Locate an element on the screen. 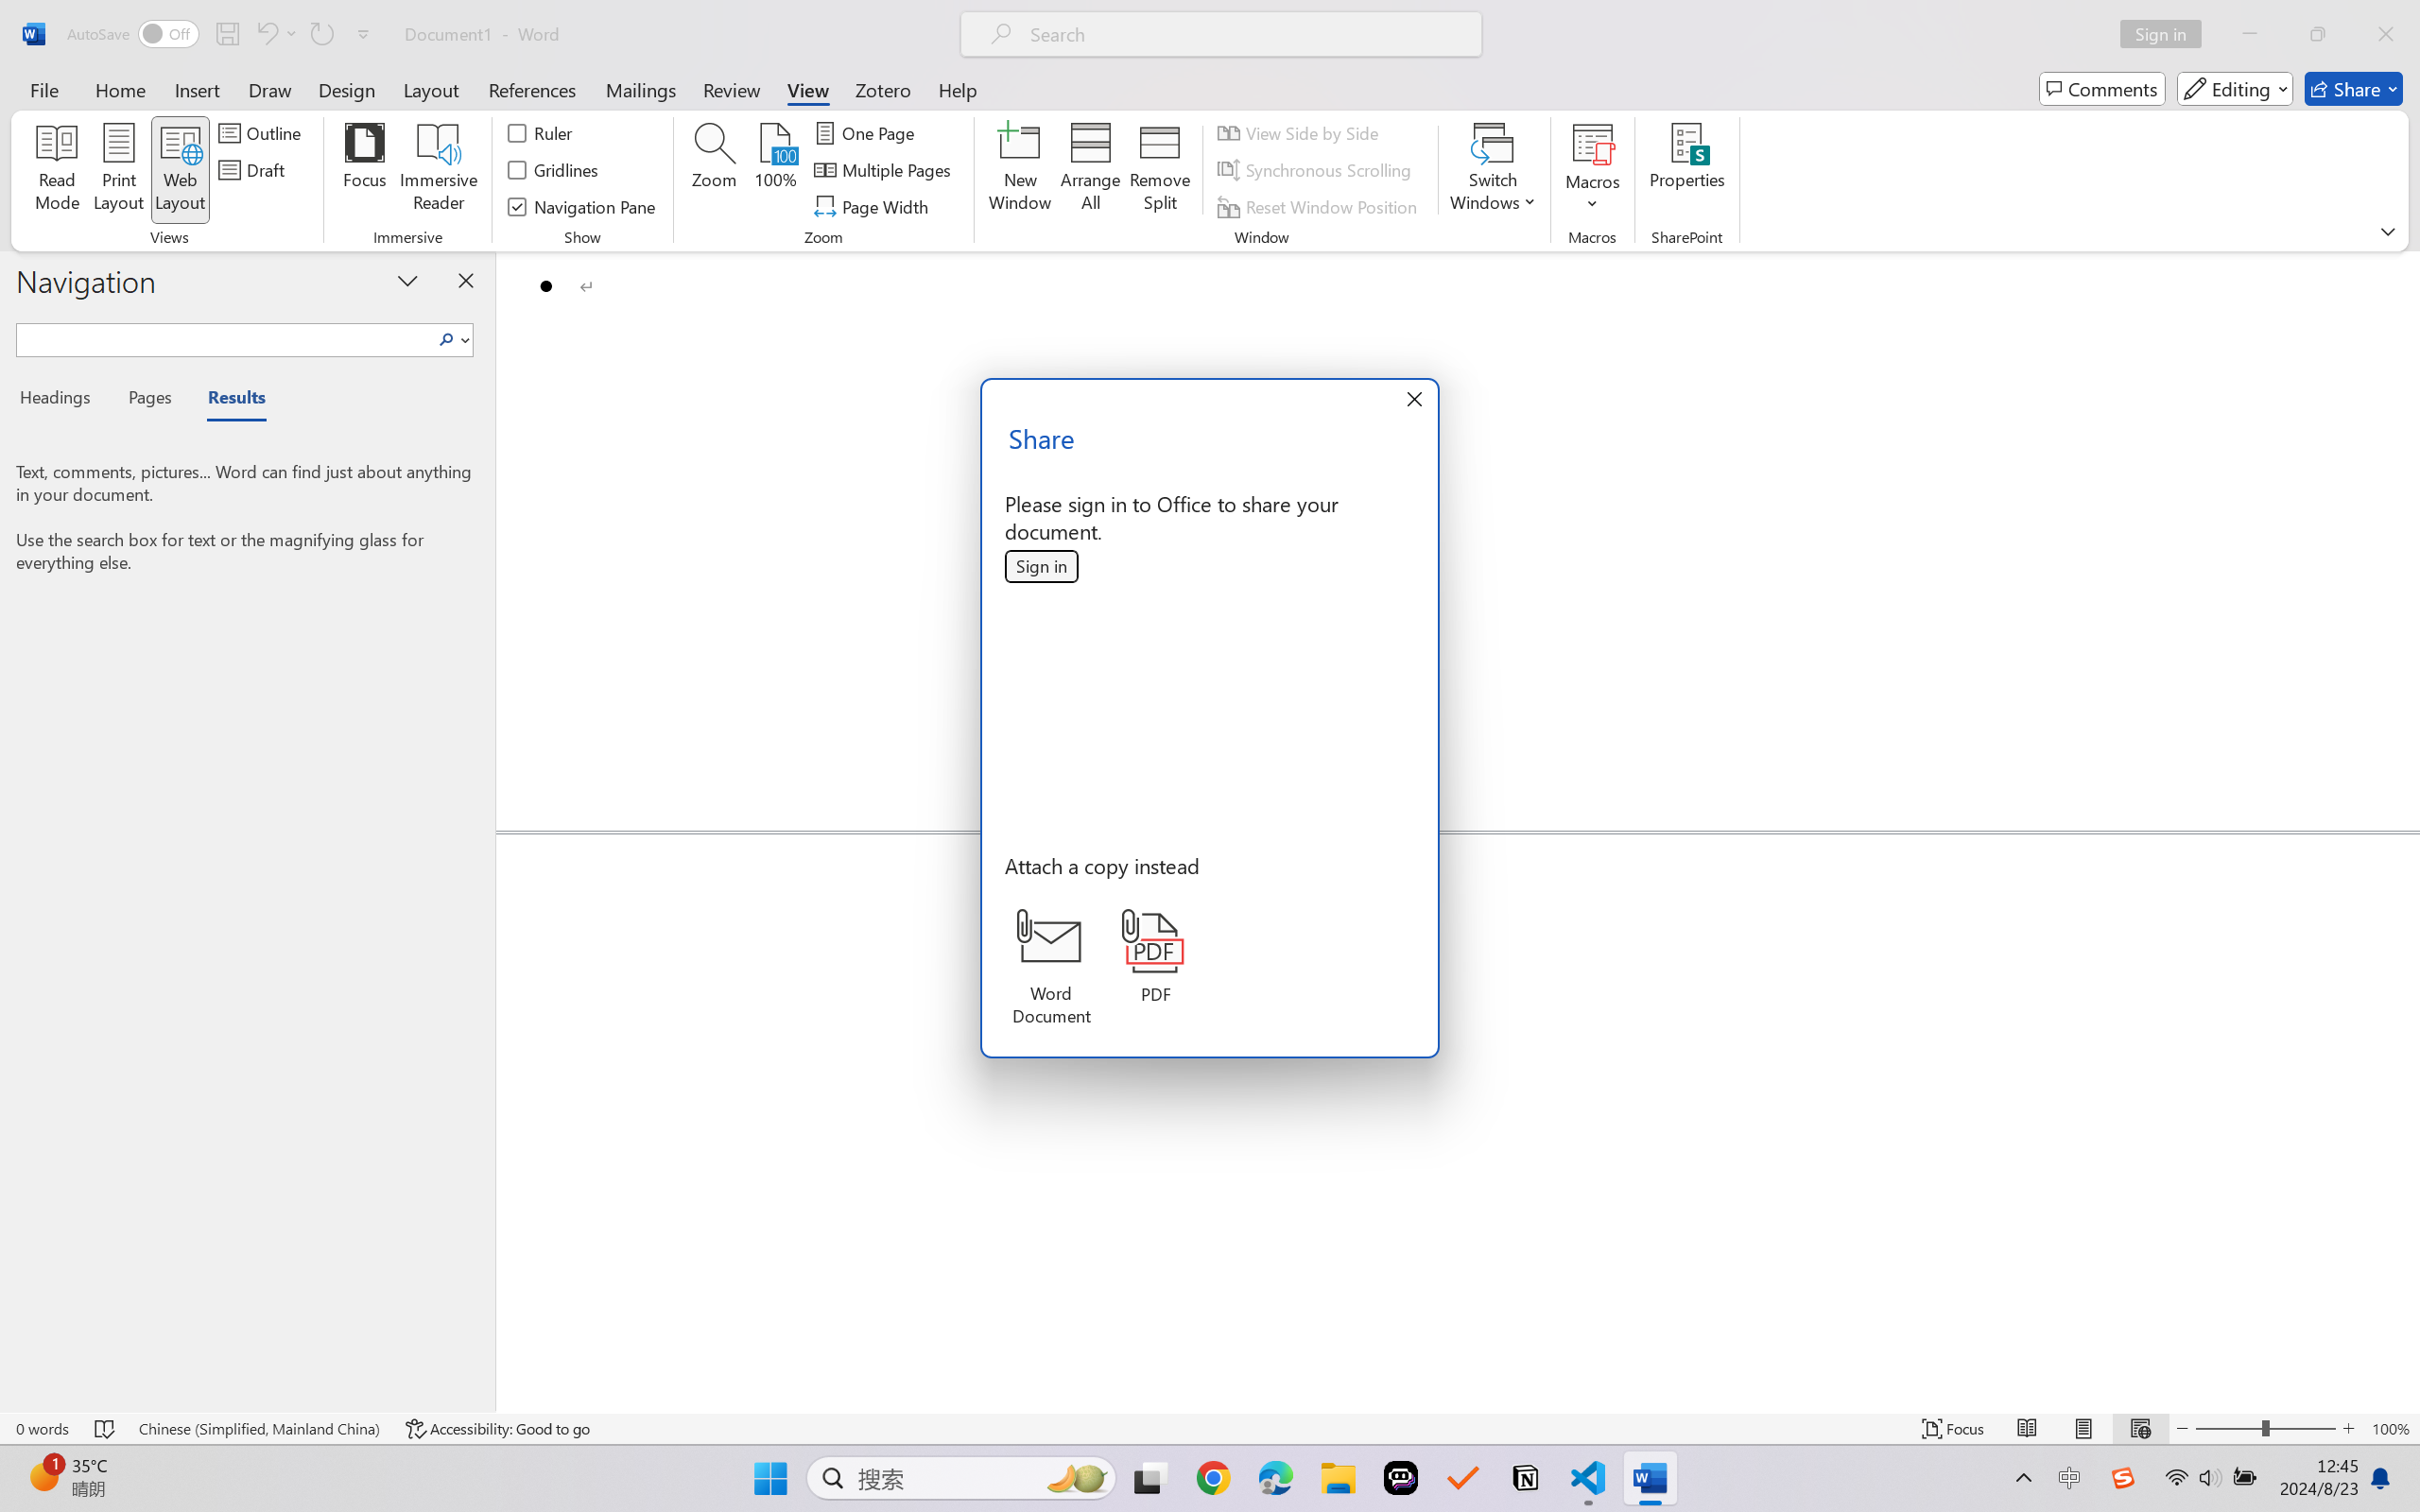 Image resolution: width=2420 pixels, height=1512 pixels. 'Undo Bullet Default' is located at coordinates (274, 33).